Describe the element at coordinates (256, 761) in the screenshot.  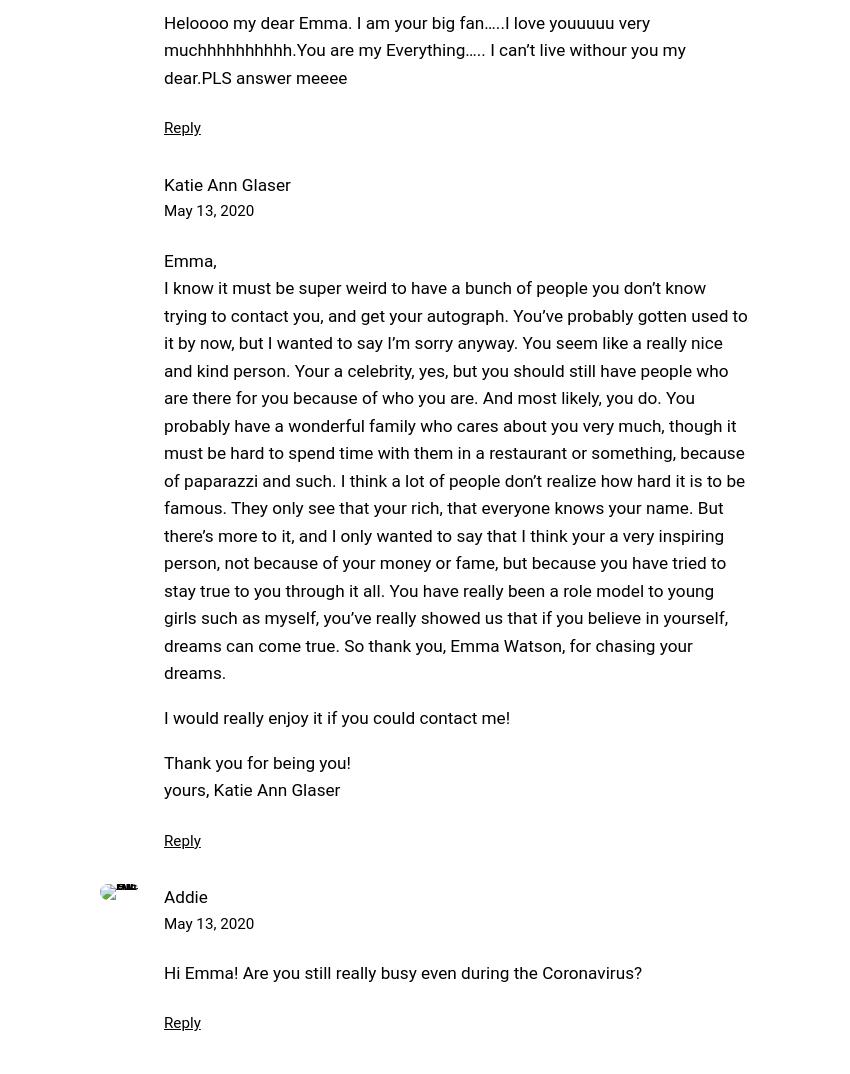
I see `'Thank you for being you!'` at that location.